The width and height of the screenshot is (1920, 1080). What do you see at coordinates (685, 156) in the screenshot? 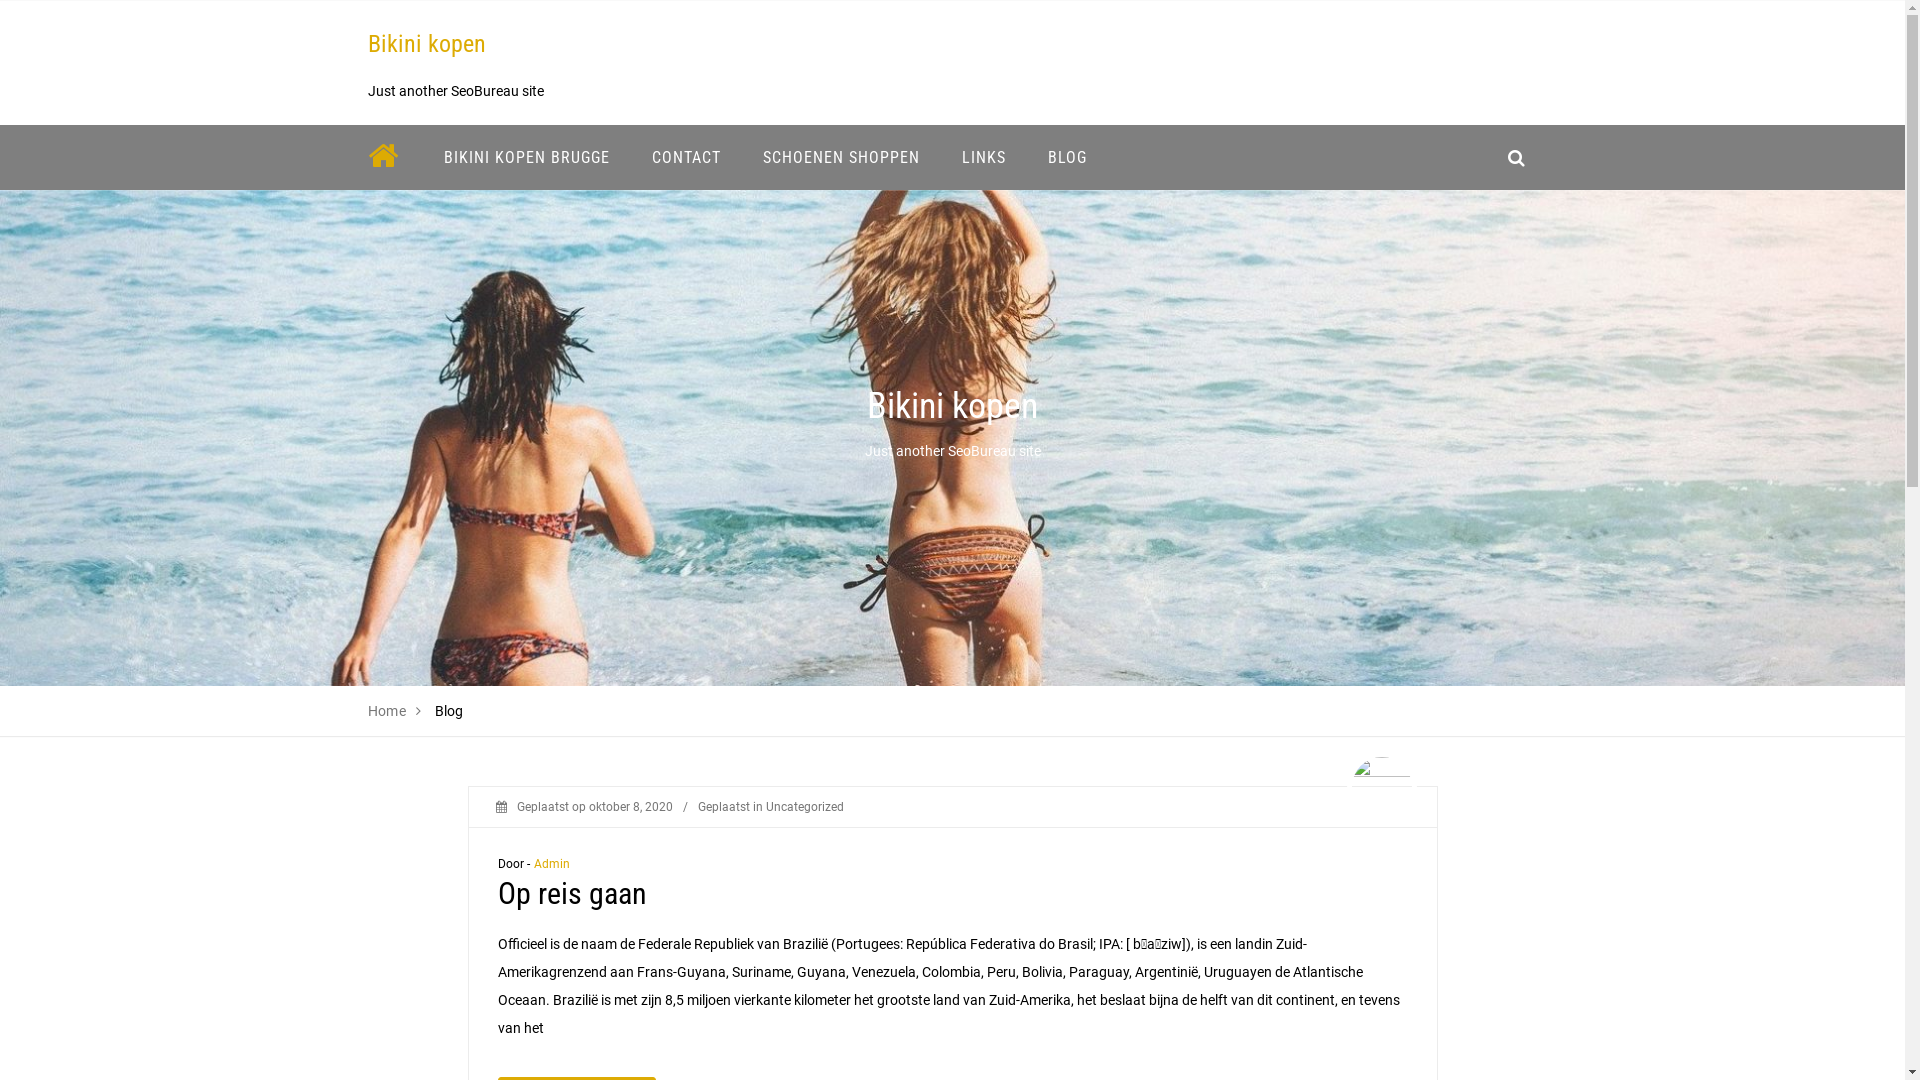
I see `'CONTACT'` at bounding box center [685, 156].